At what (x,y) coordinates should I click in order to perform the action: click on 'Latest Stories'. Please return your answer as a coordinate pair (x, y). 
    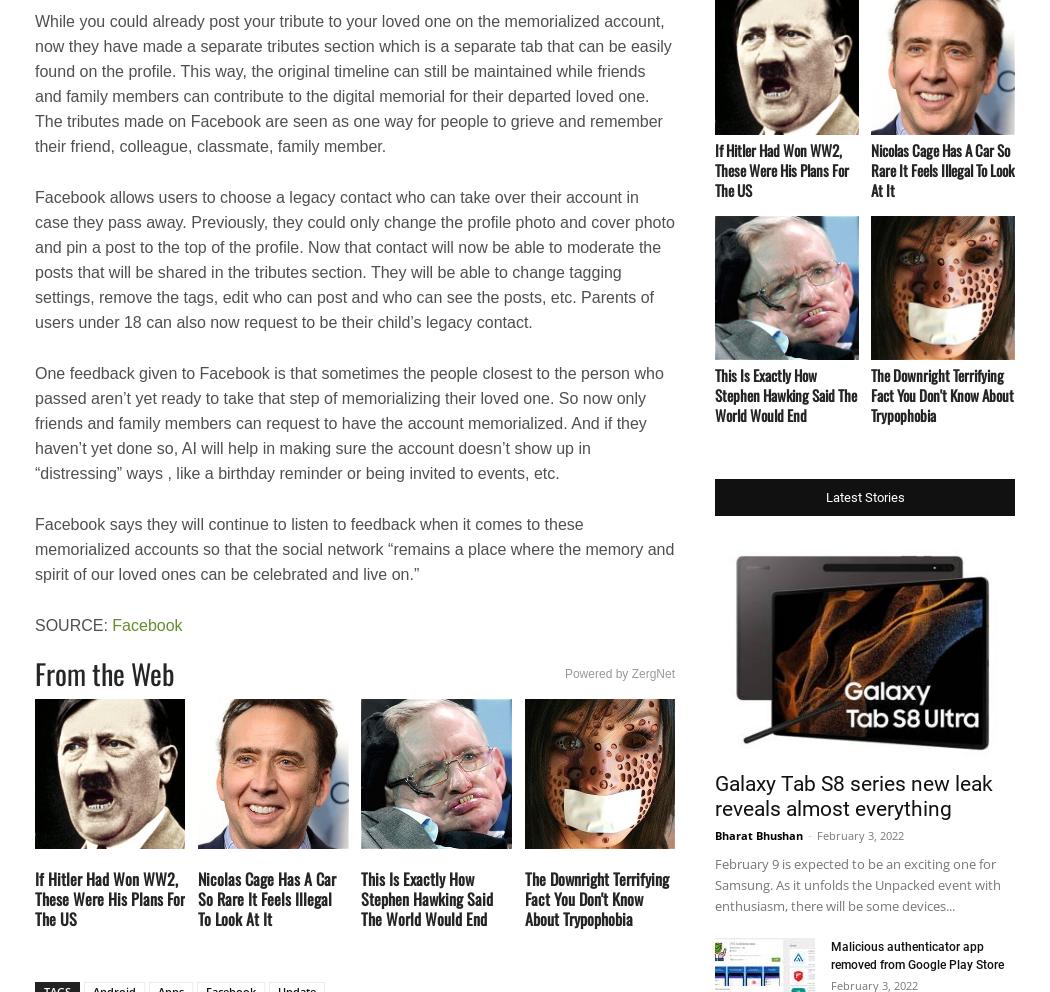
    Looking at the image, I should click on (863, 496).